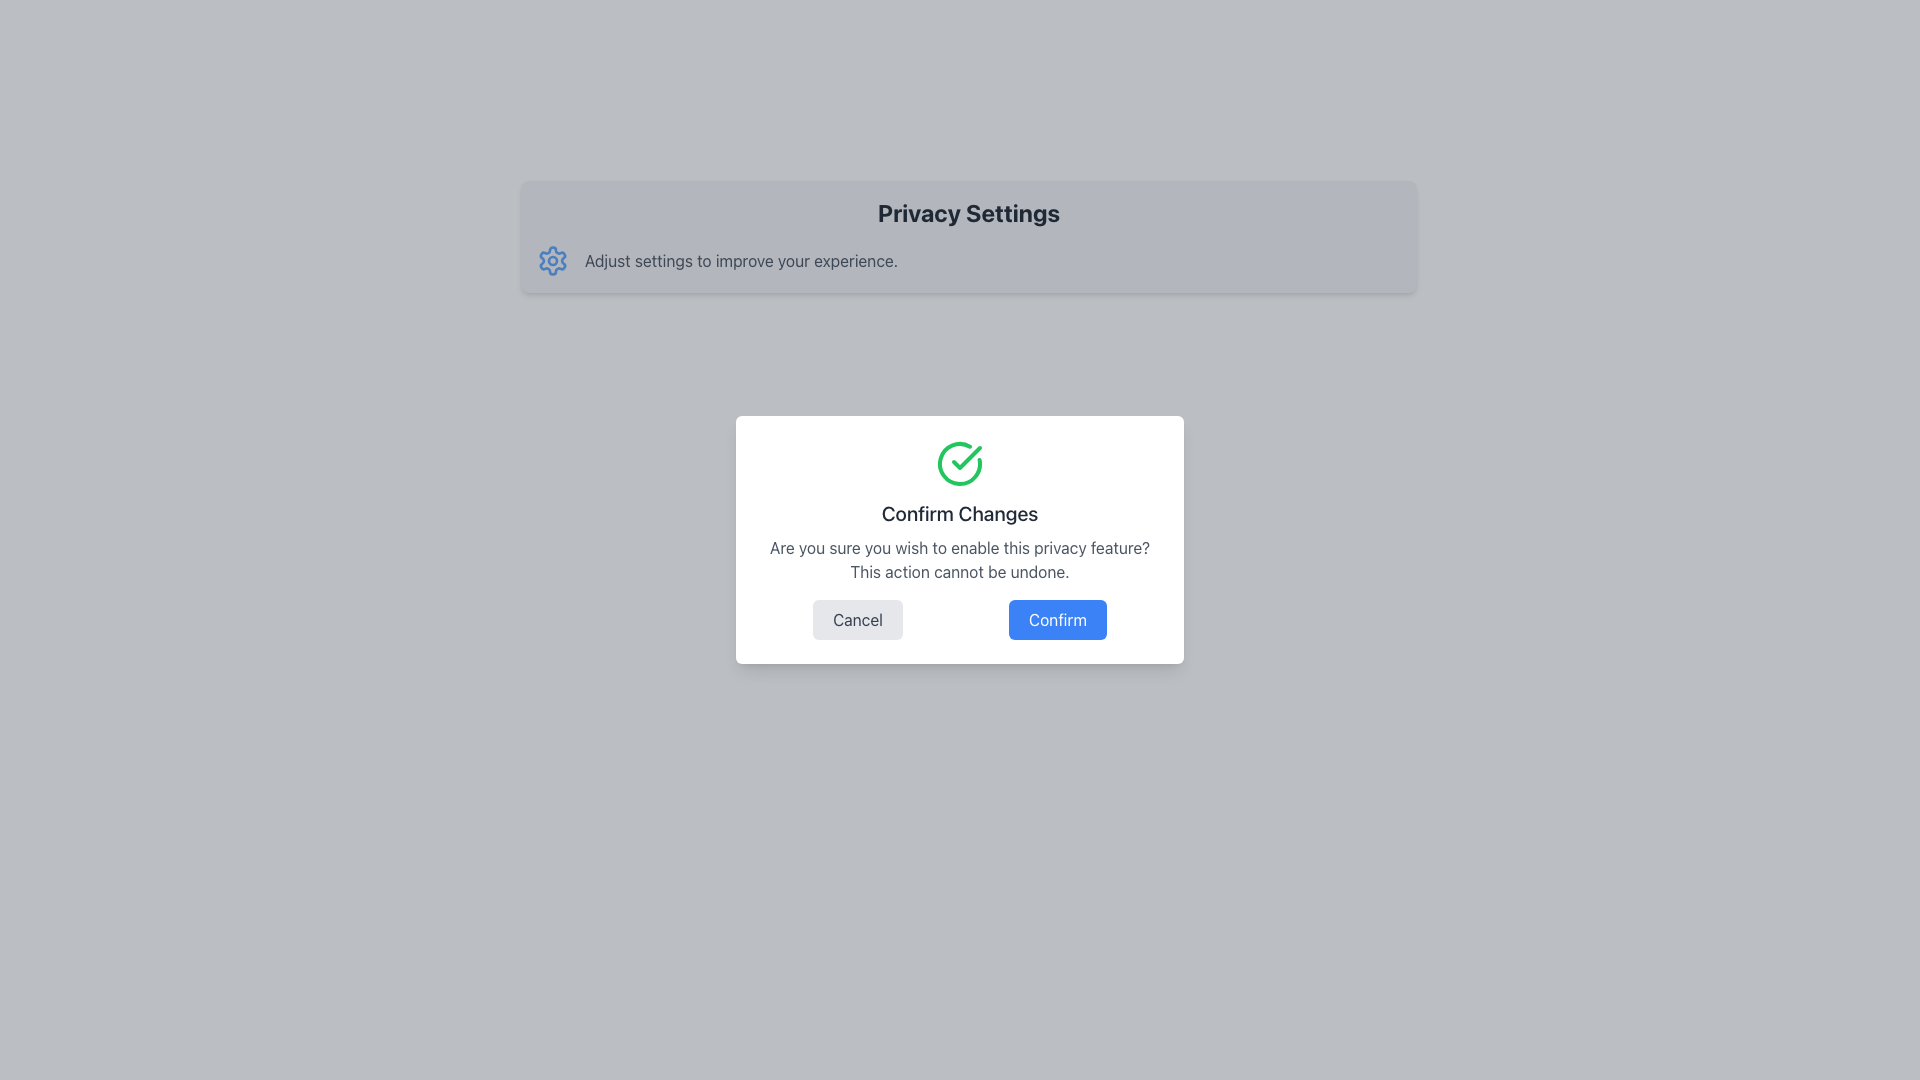 This screenshot has height=1080, width=1920. What do you see at coordinates (552, 260) in the screenshot?
I see `the settings gear icon, which has a blue outline and is located to the left of the text 'Adjust settings to improve your experience.'` at bounding box center [552, 260].